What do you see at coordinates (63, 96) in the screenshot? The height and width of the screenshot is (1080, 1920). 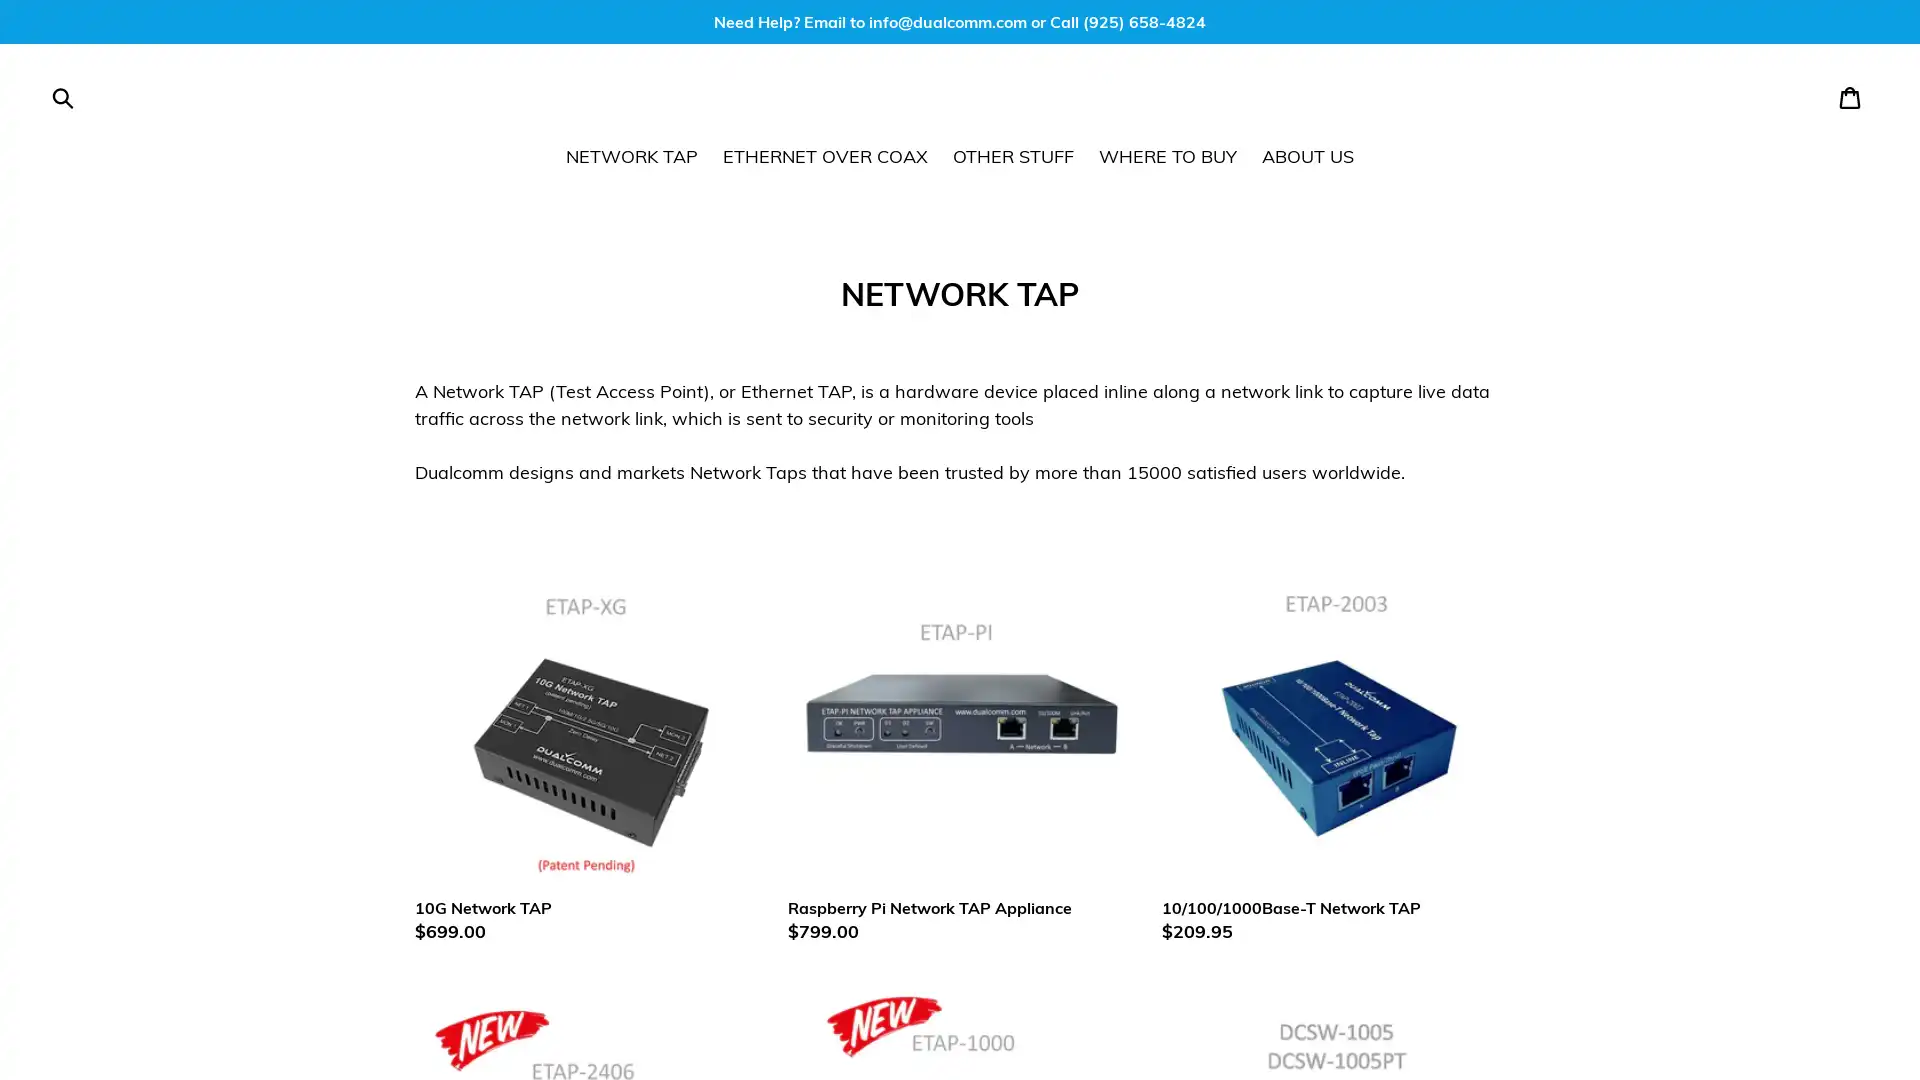 I see `Submit` at bounding box center [63, 96].